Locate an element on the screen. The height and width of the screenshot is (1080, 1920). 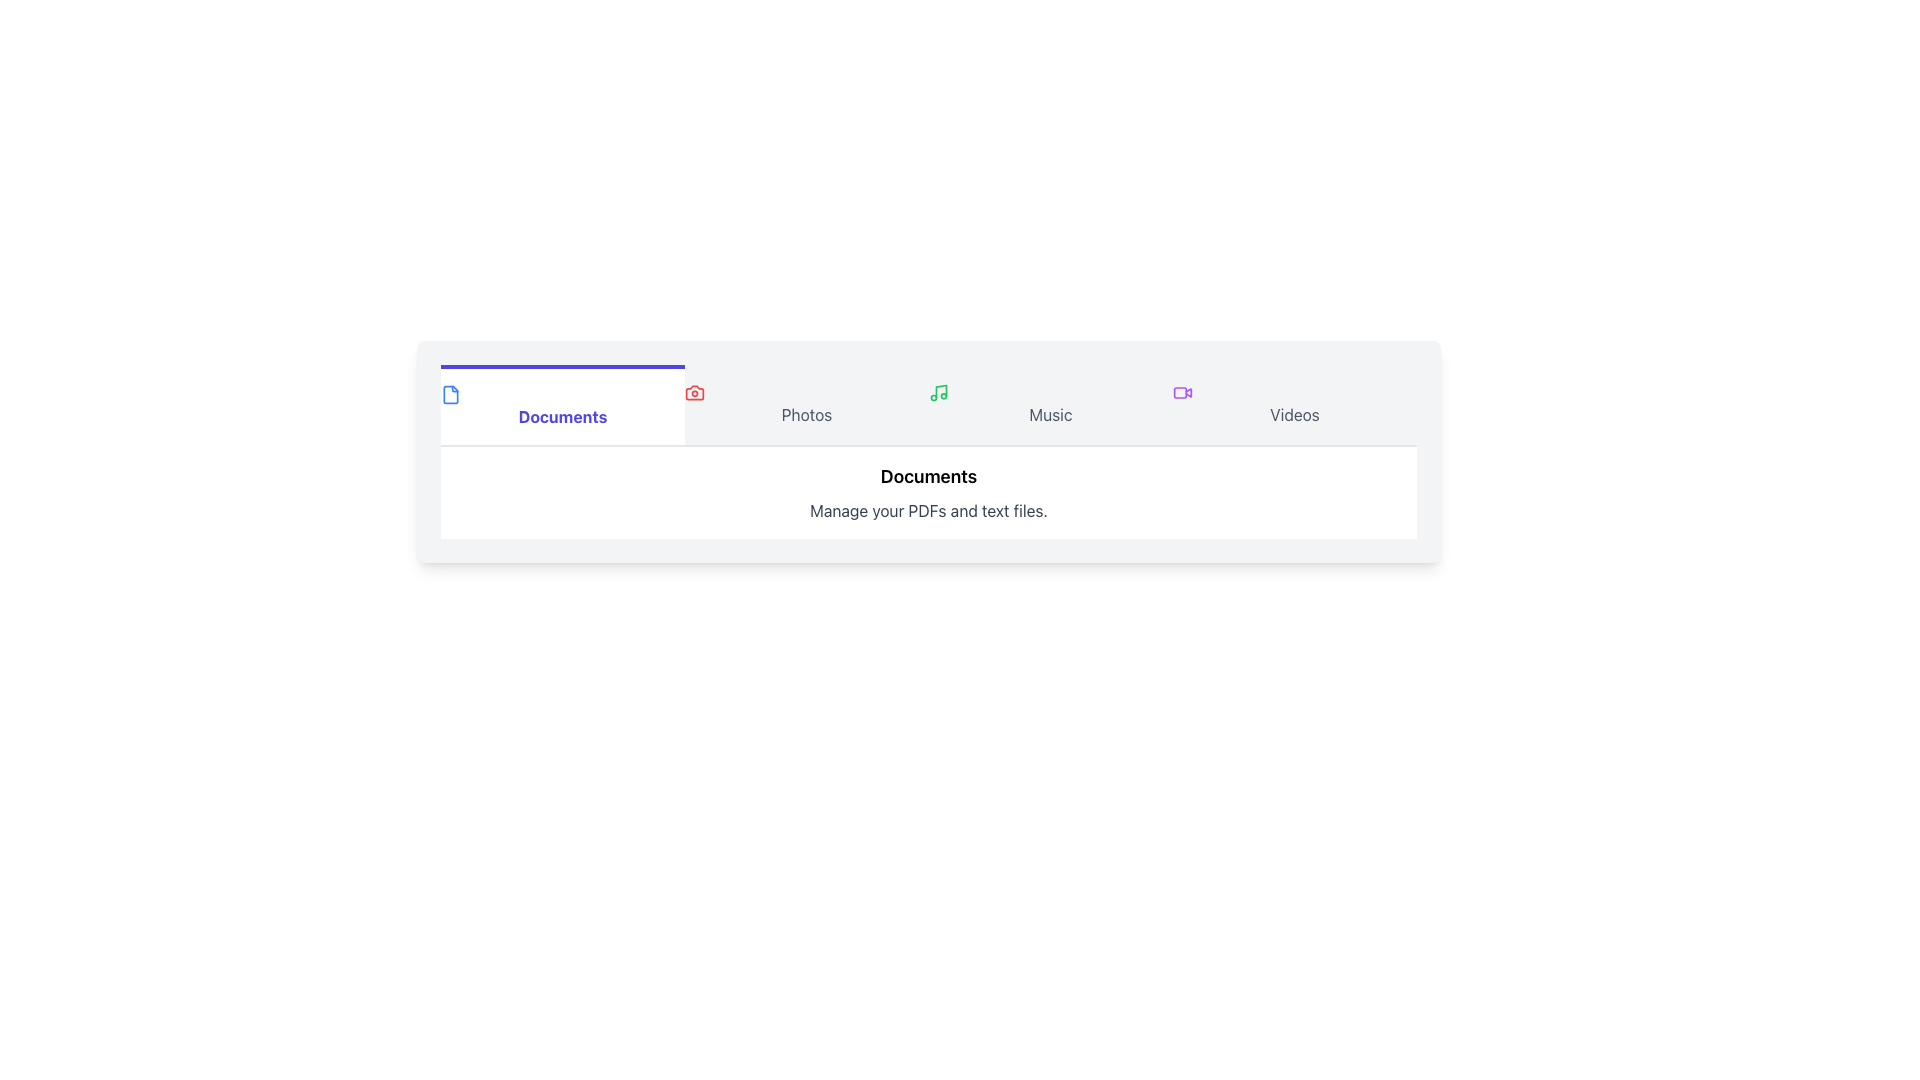
the 'Documents' text label, which is styled in bold indigo text and centrally aligned within a white background, for navigation is located at coordinates (561, 415).